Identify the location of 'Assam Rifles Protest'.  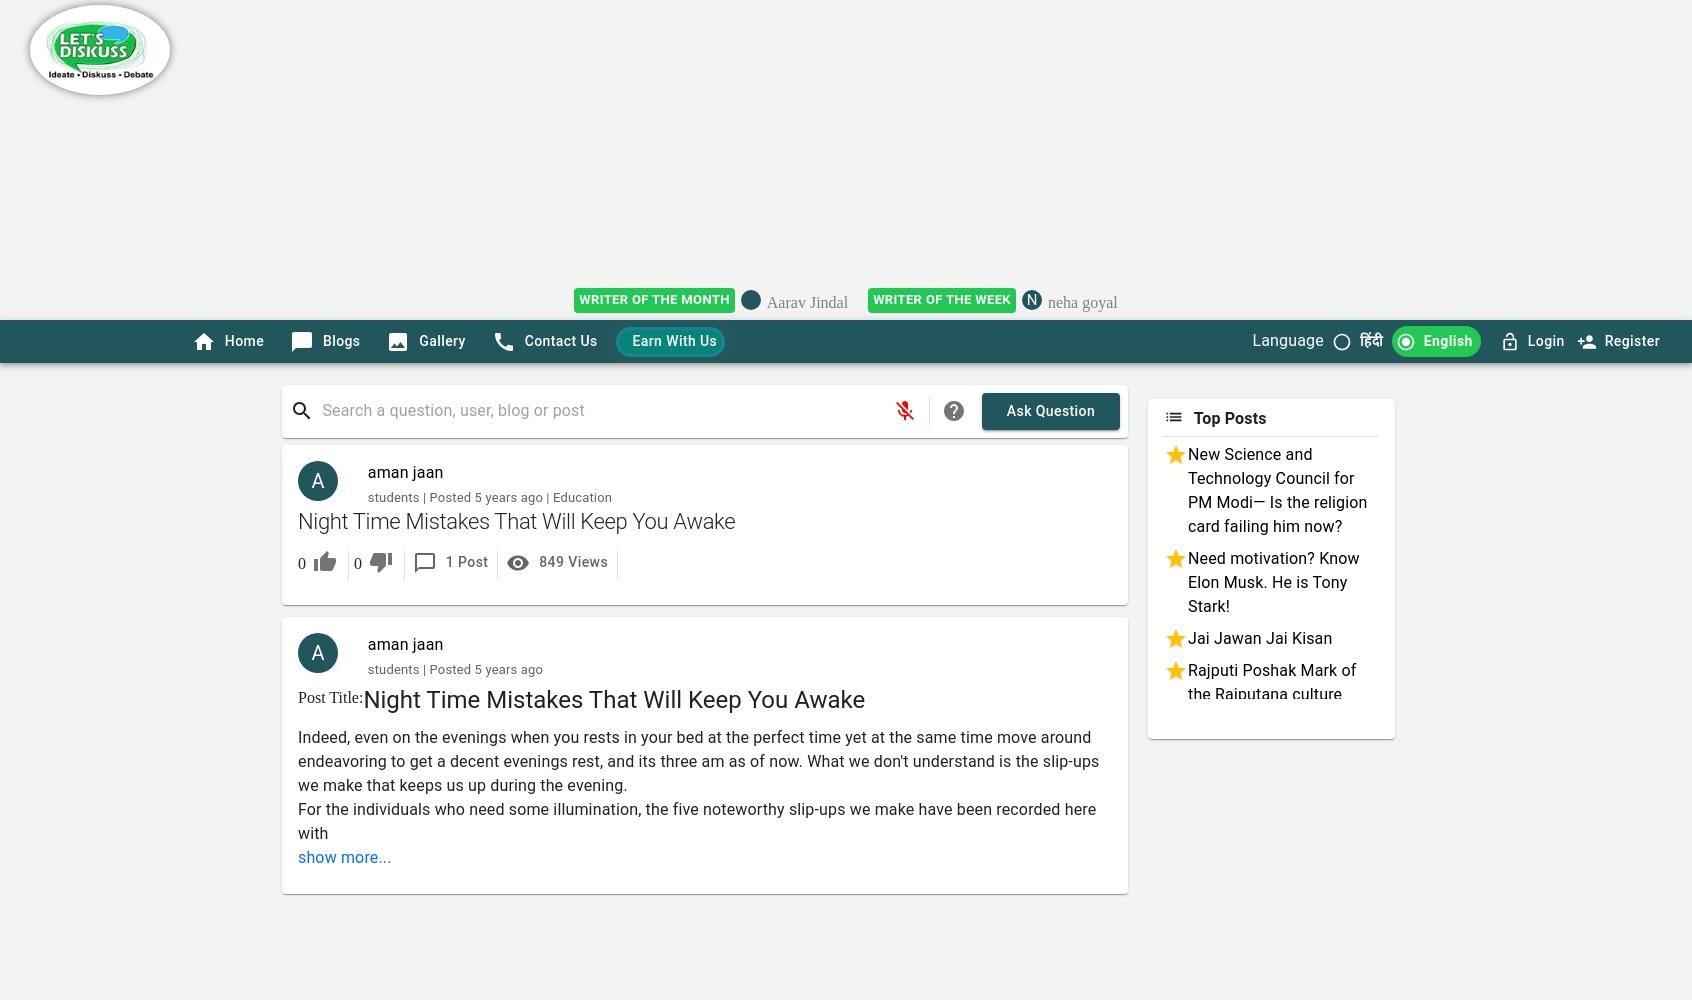
(1263, 894).